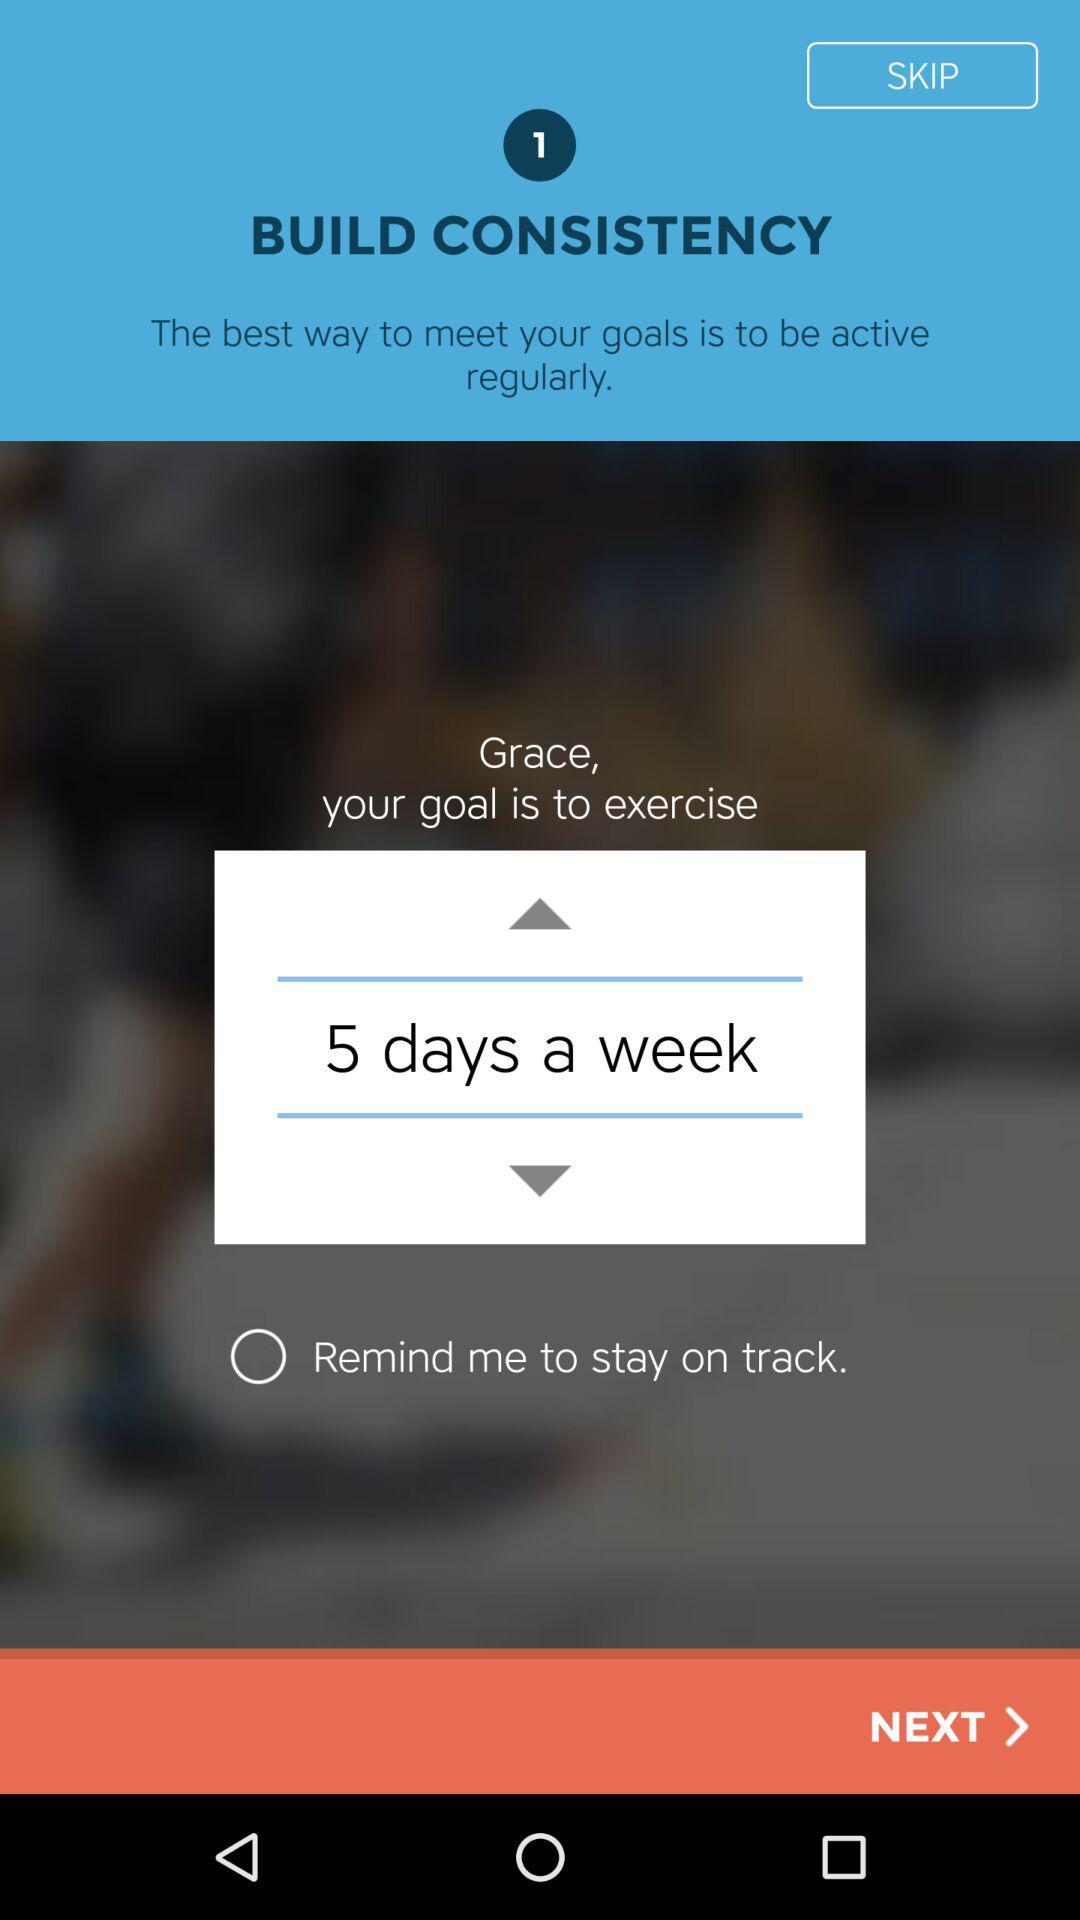  What do you see at coordinates (952, 1725) in the screenshot?
I see `the icon at the bottom right corner` at bounding box center [952, 1725].